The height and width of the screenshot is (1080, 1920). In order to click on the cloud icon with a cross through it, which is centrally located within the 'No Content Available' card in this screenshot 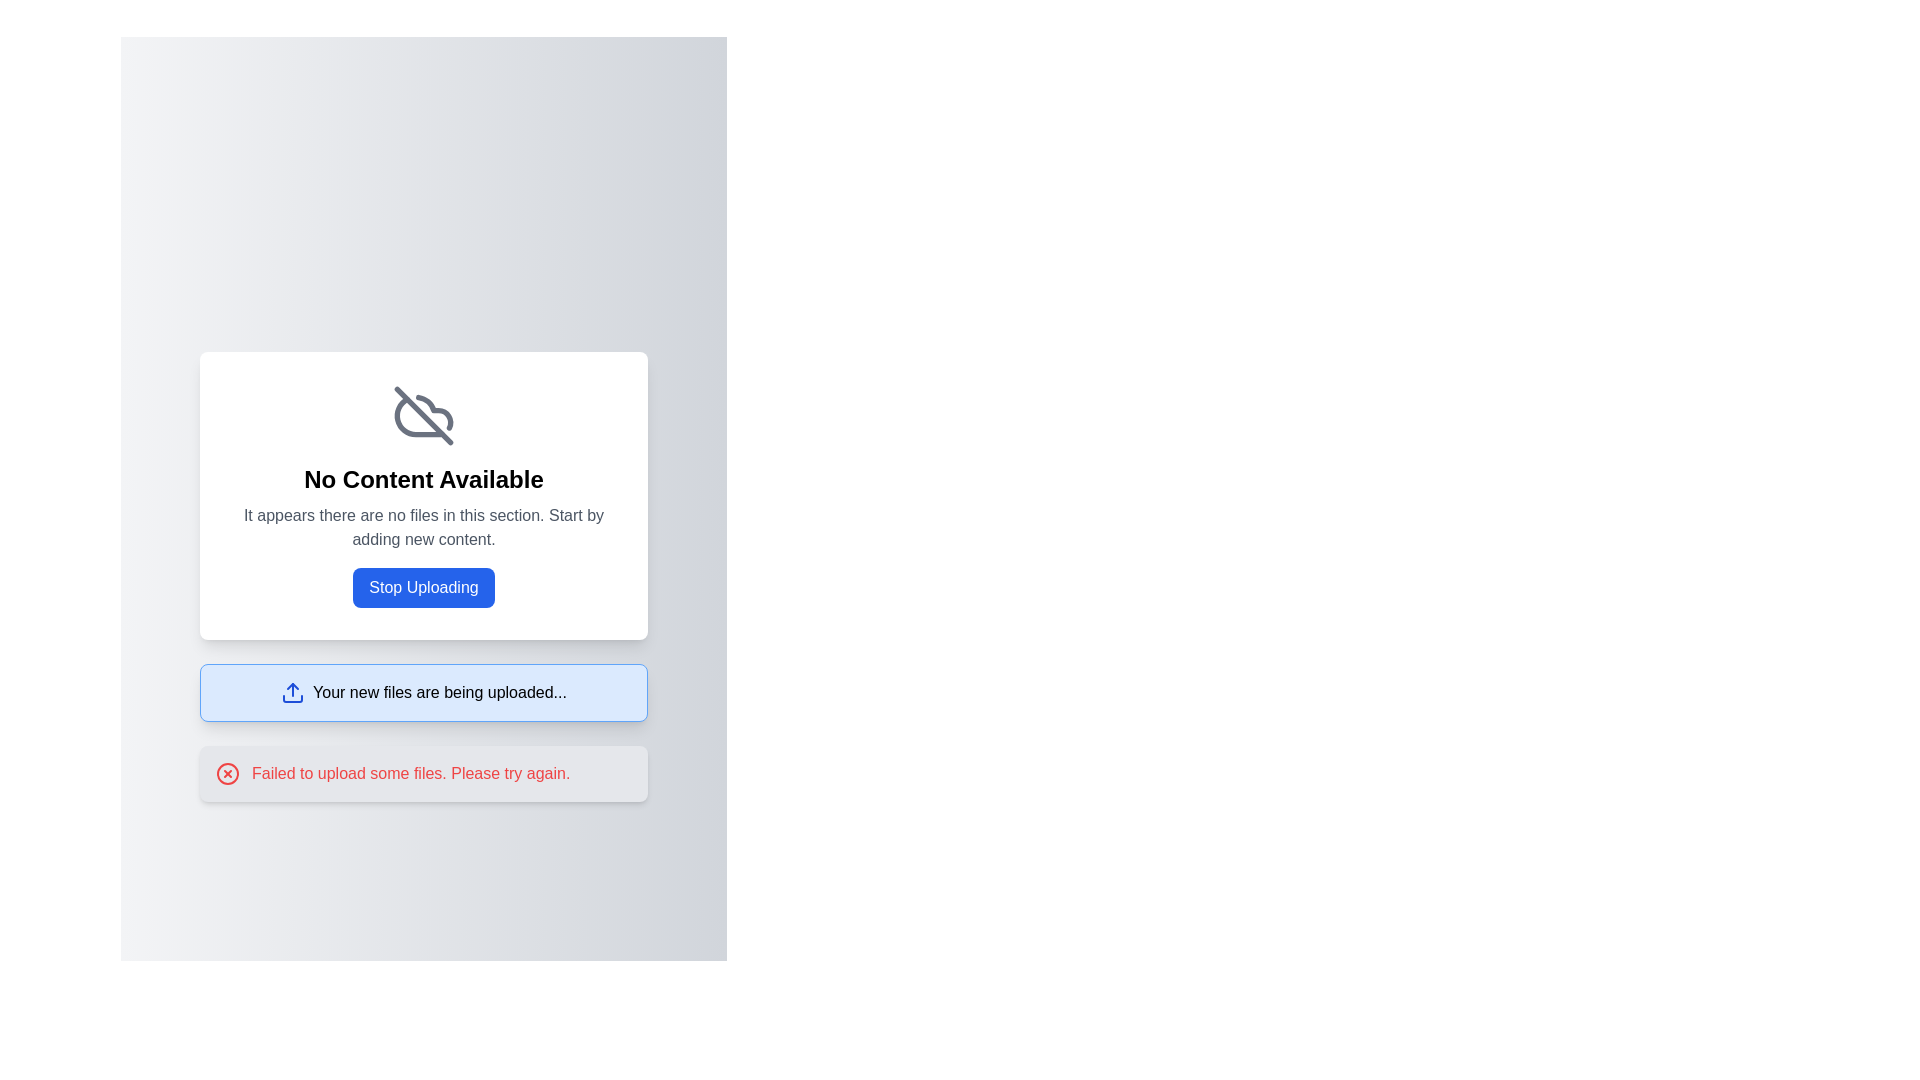, I will do `click(422, 414)`.